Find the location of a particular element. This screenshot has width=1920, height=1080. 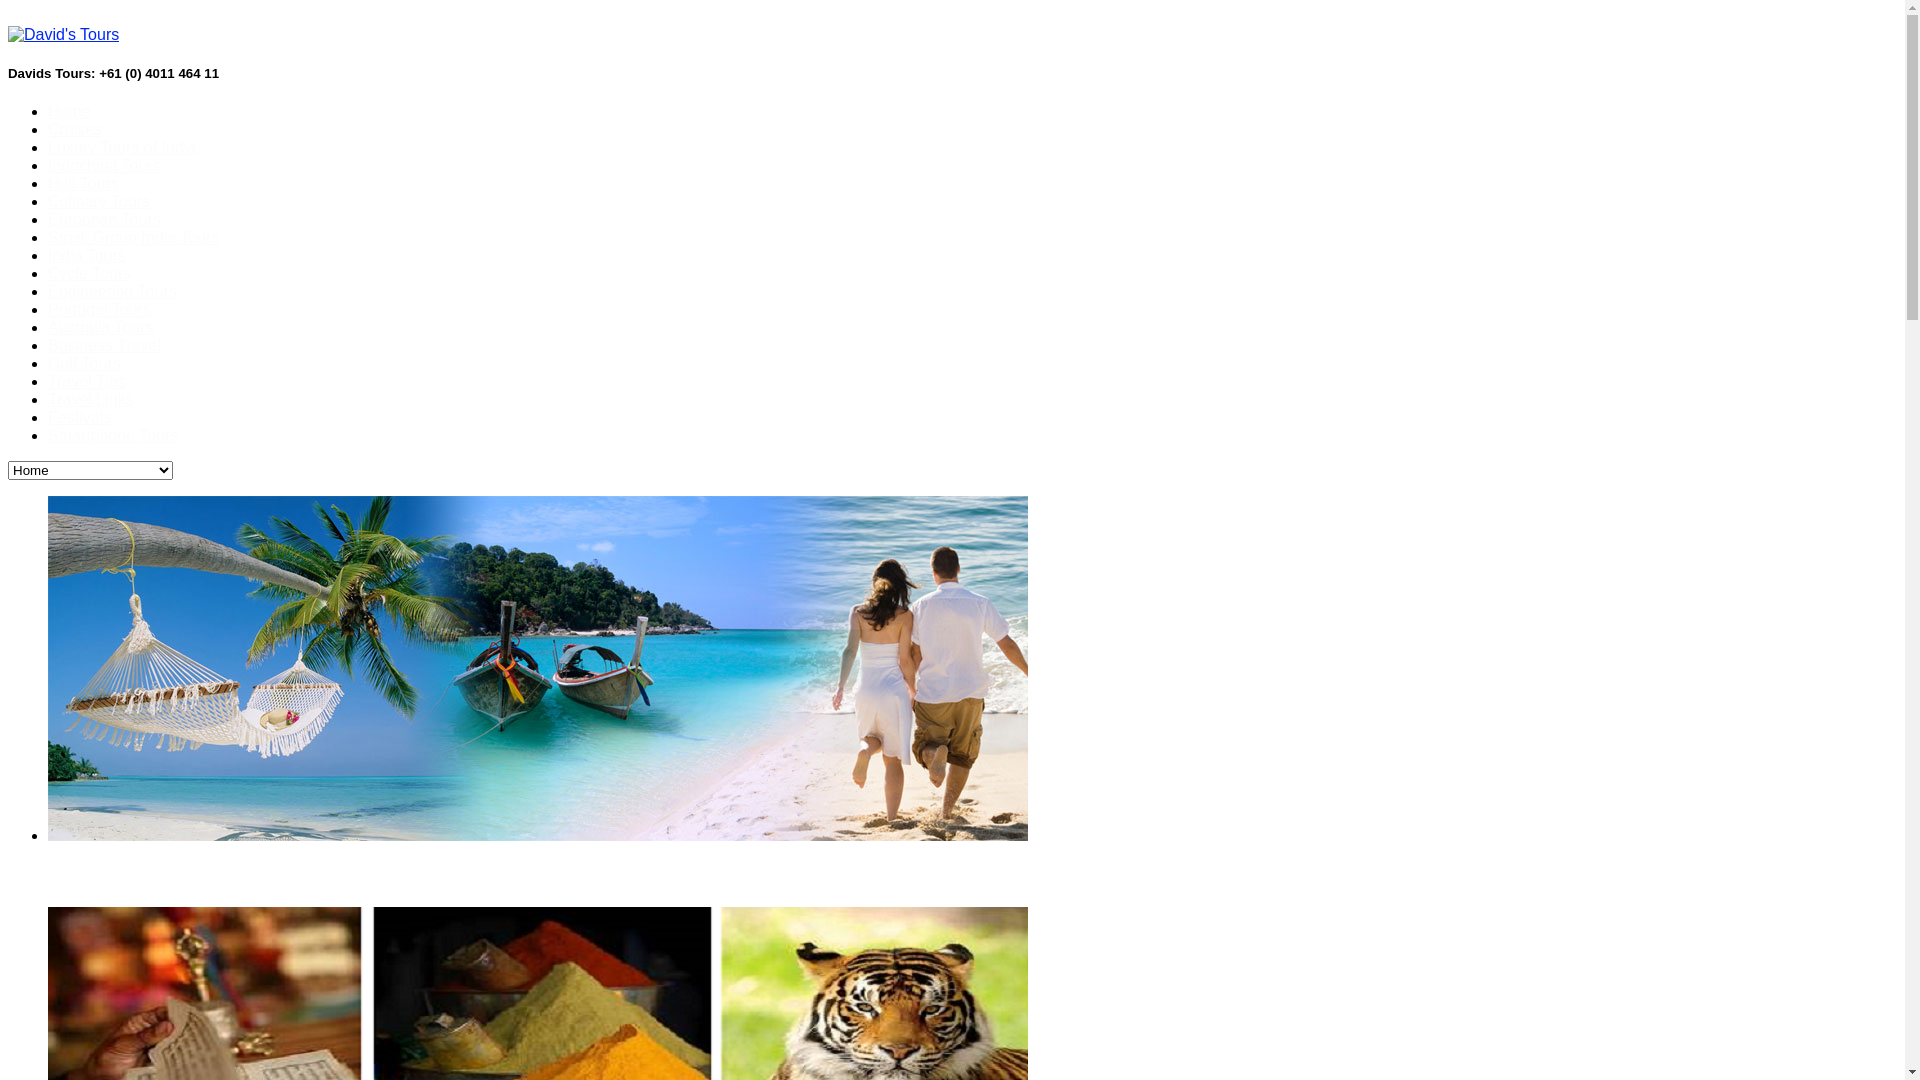

'Luxury Tours of India' is located at coordinates (120, 146).